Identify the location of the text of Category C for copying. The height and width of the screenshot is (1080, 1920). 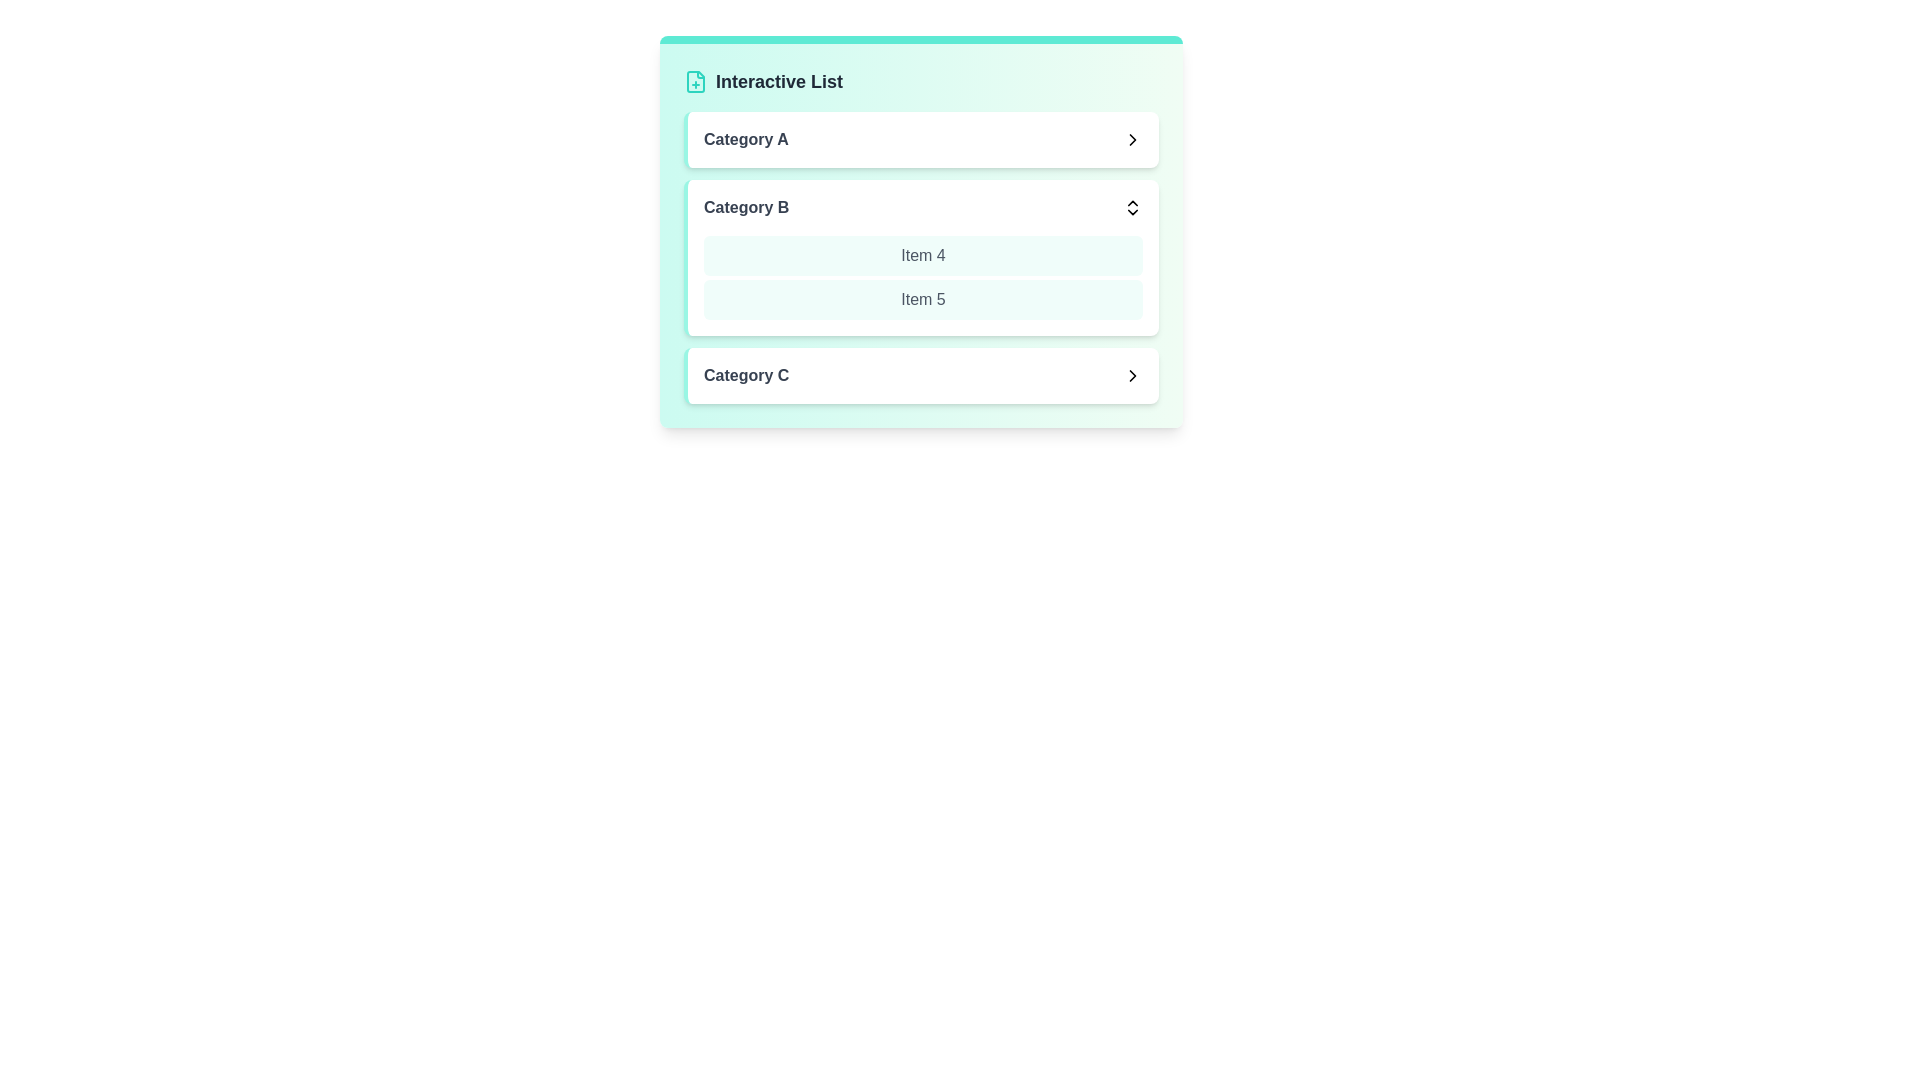
(745, 375).